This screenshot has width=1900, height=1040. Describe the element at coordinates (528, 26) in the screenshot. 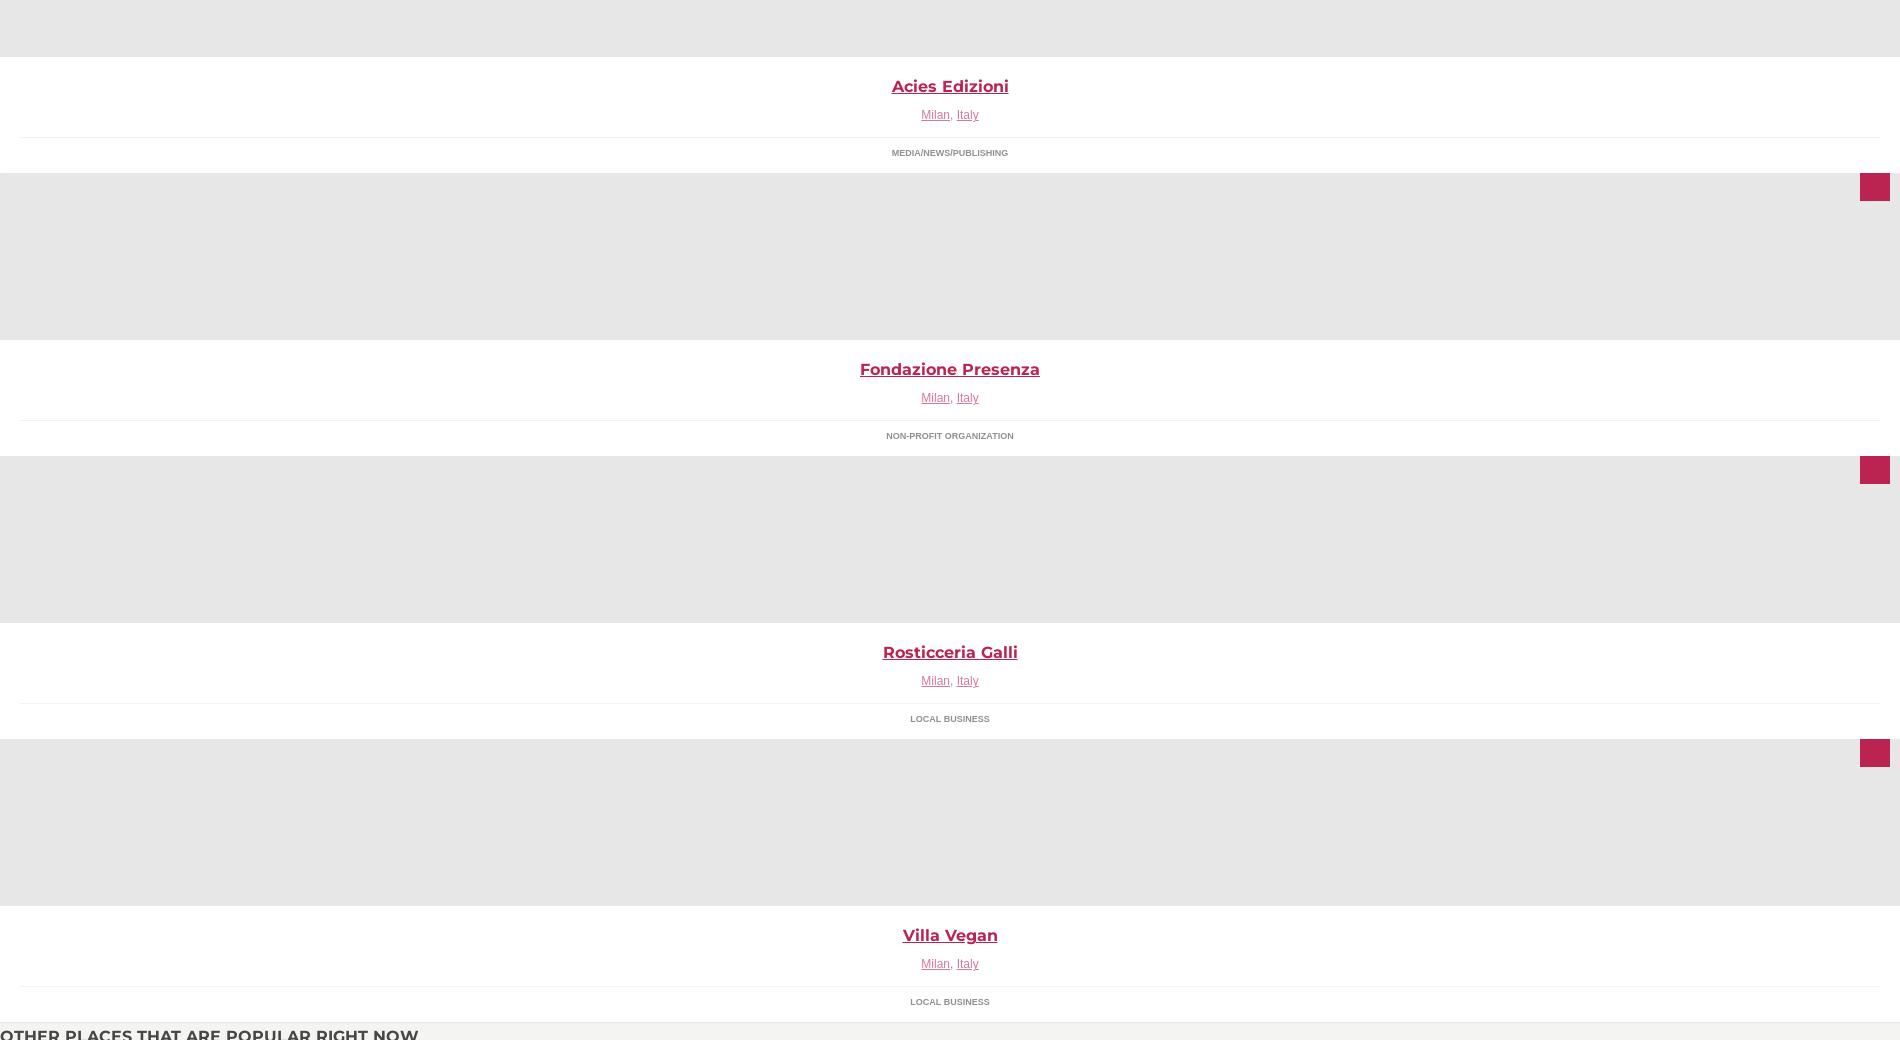

I see `'Te.De.S. S.r.l. - Technical Developments of Sound - rappresenta e distribuisce per il mercato italiano alcuni dei nomi più prestigiosi nel panorama internazionale dell'audio professionale.'` at that location.